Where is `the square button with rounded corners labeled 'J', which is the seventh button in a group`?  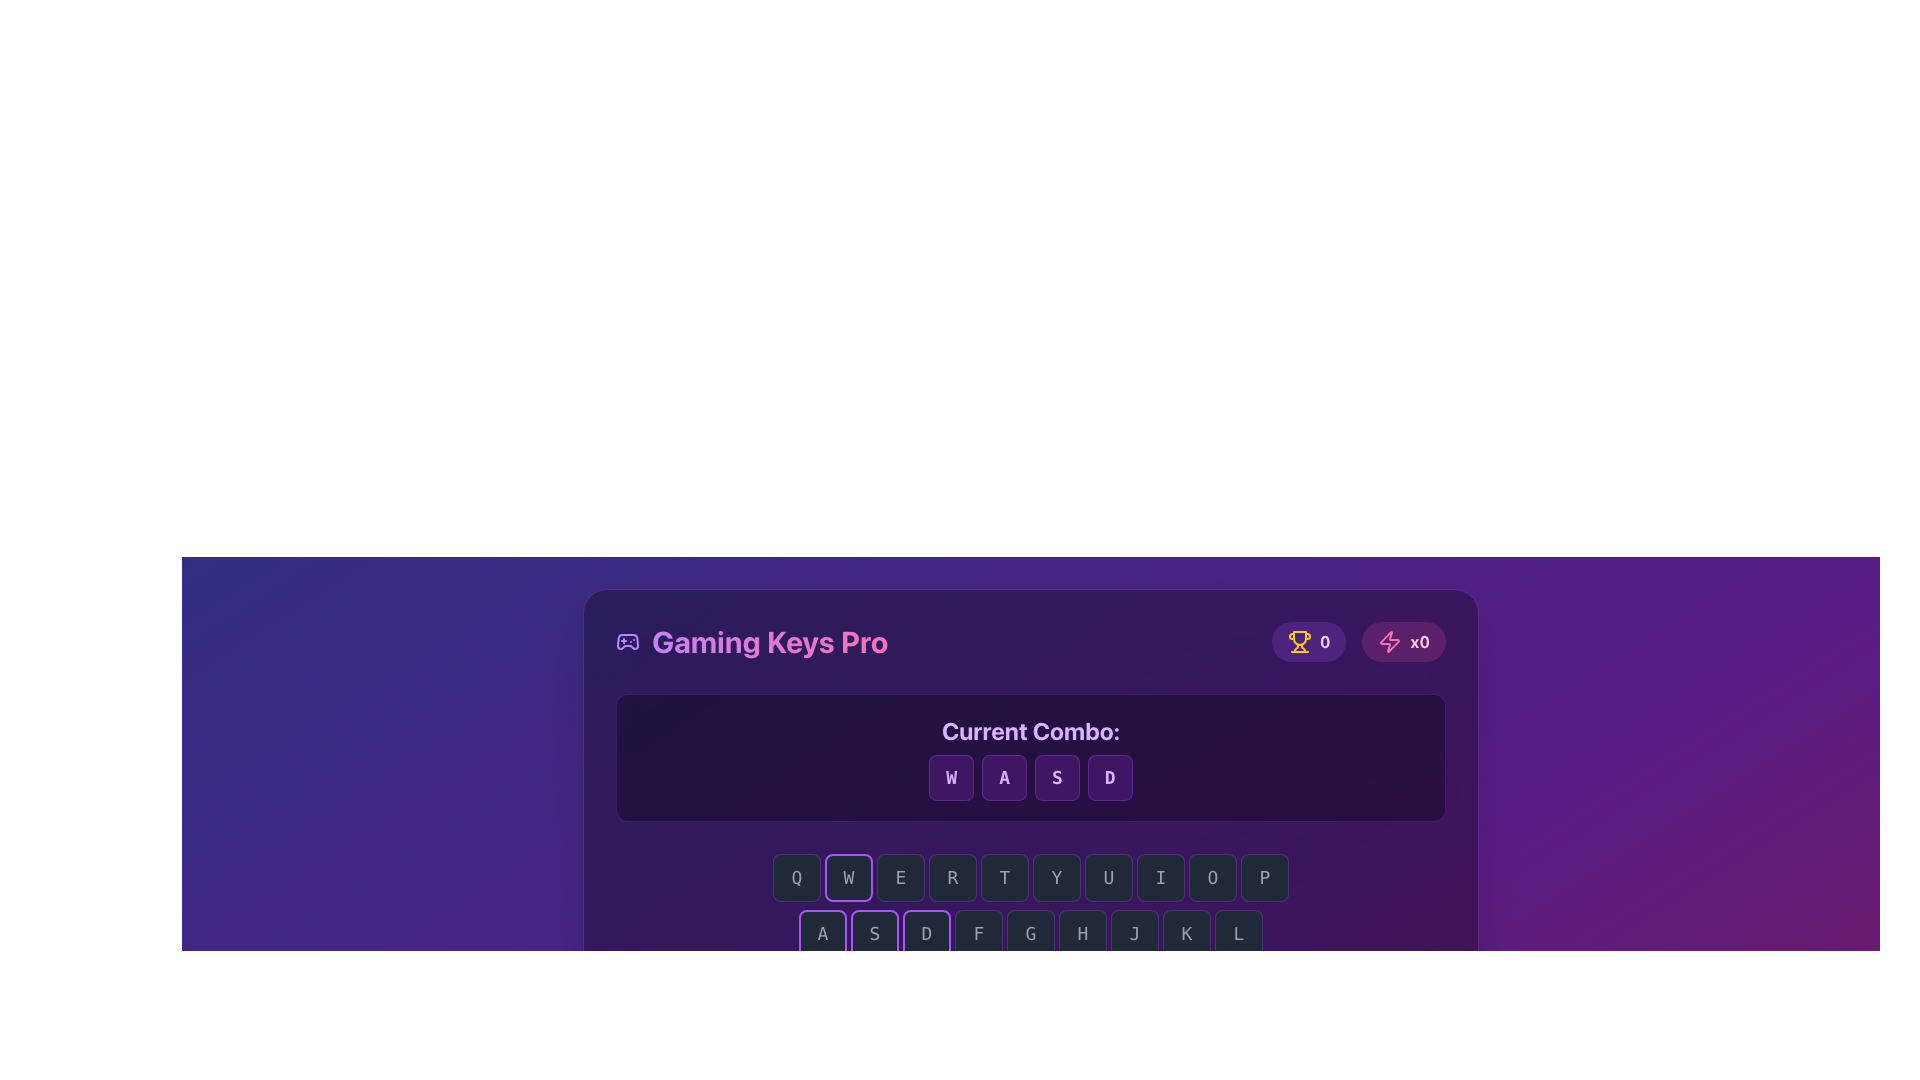
the square button with rounded corners labeled 'J', which is the seventh button in a group is located at coordinates (1134, 933).